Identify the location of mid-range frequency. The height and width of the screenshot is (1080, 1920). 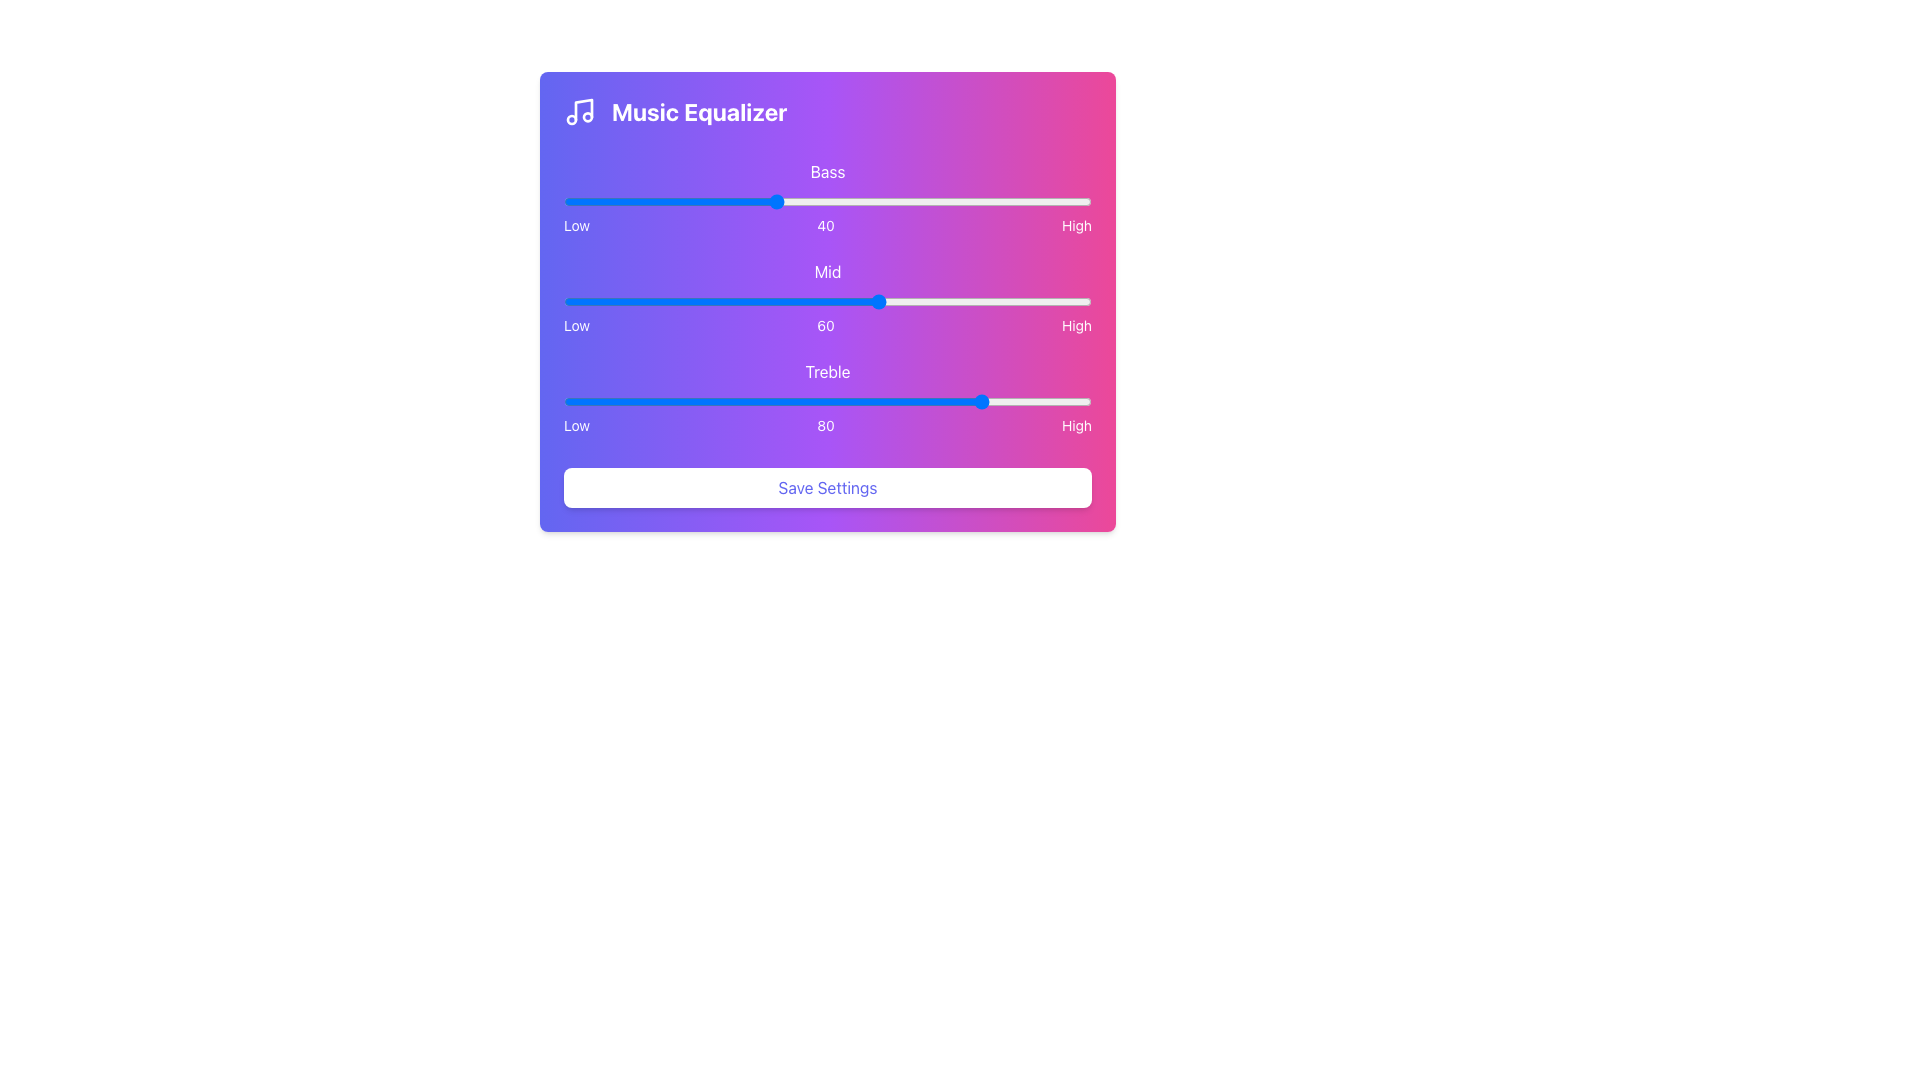
(768, 301).